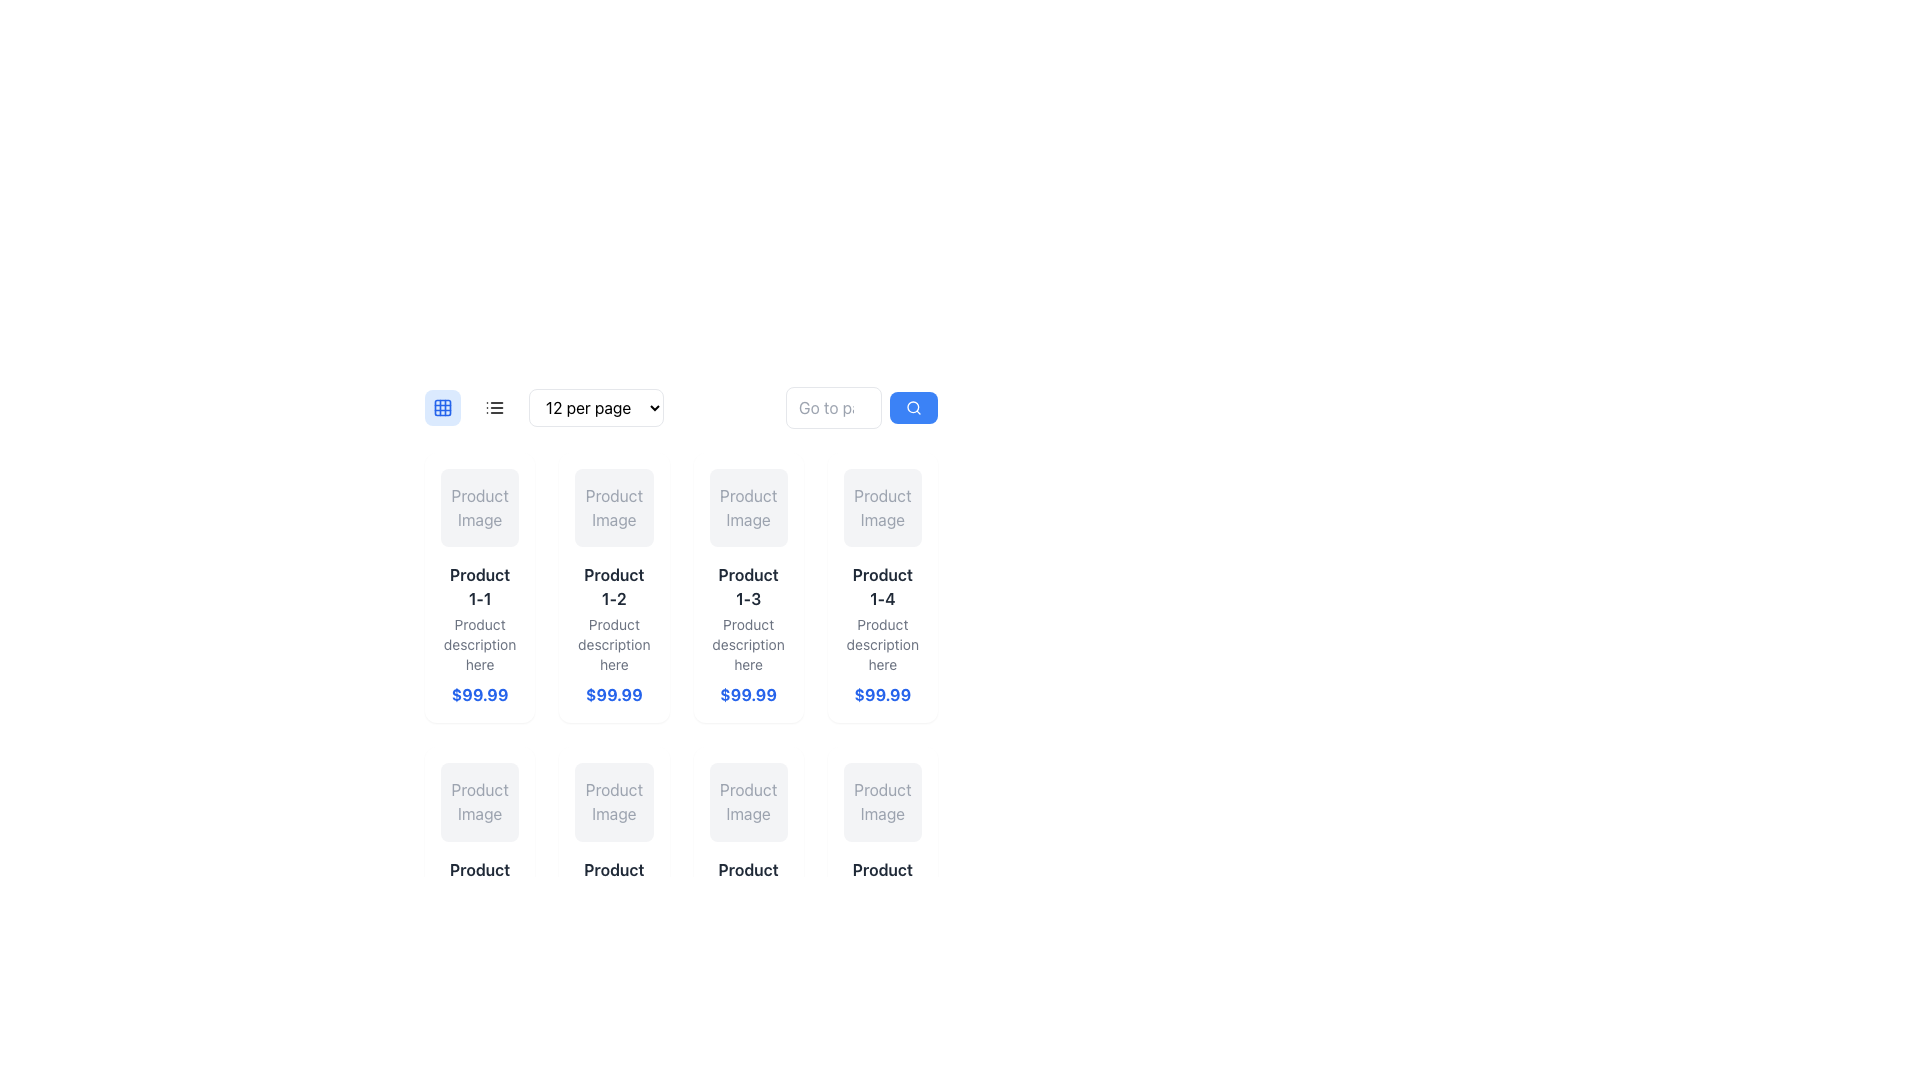 The width and height of the screenshot is (1920, 1080). Describe the element at coordinates (595, 407) in the screenshot. I see `an option from the dropdown menu located in the center of a row of options above the product grid, positioned between a grid/list toggle button and a pagination input field` at that location.